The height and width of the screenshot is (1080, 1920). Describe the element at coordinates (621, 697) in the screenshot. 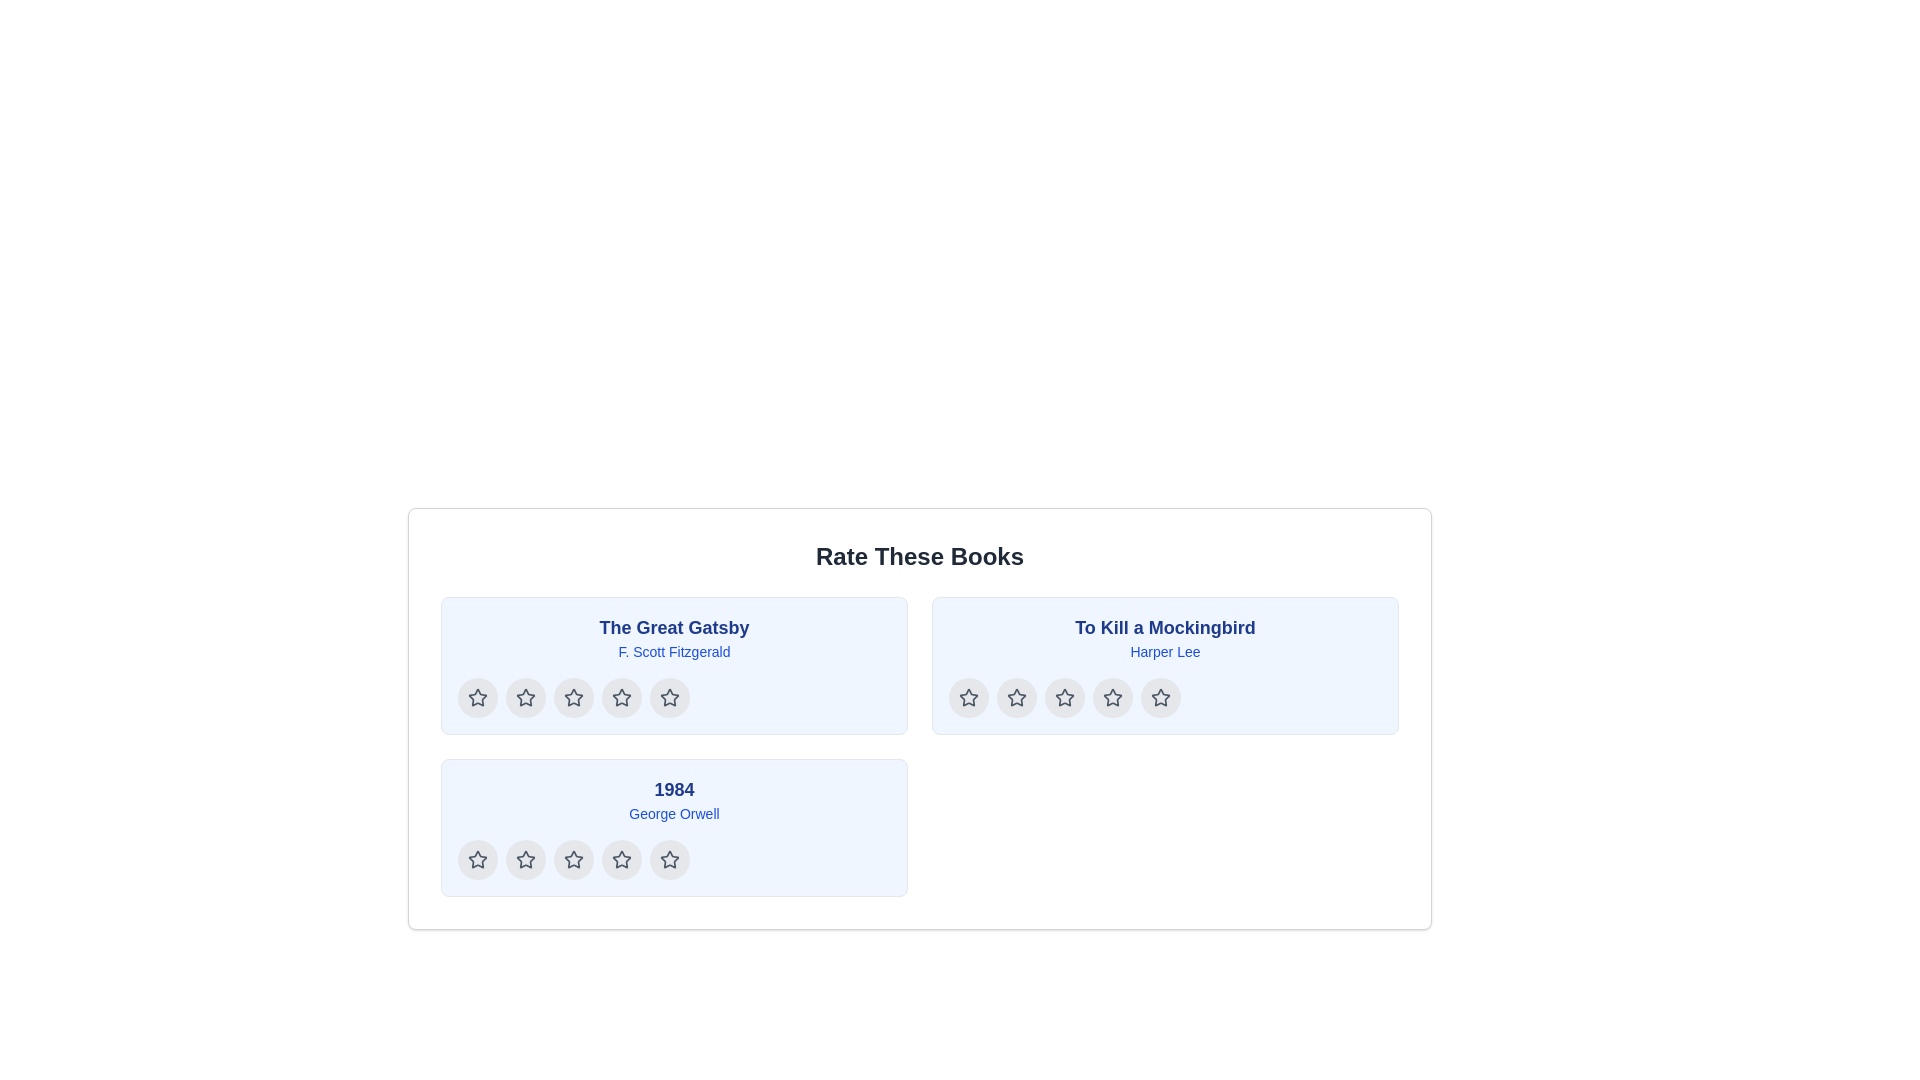

I see `the third star icon in the rating button for the book 'The Great Gatsby'` at that location.